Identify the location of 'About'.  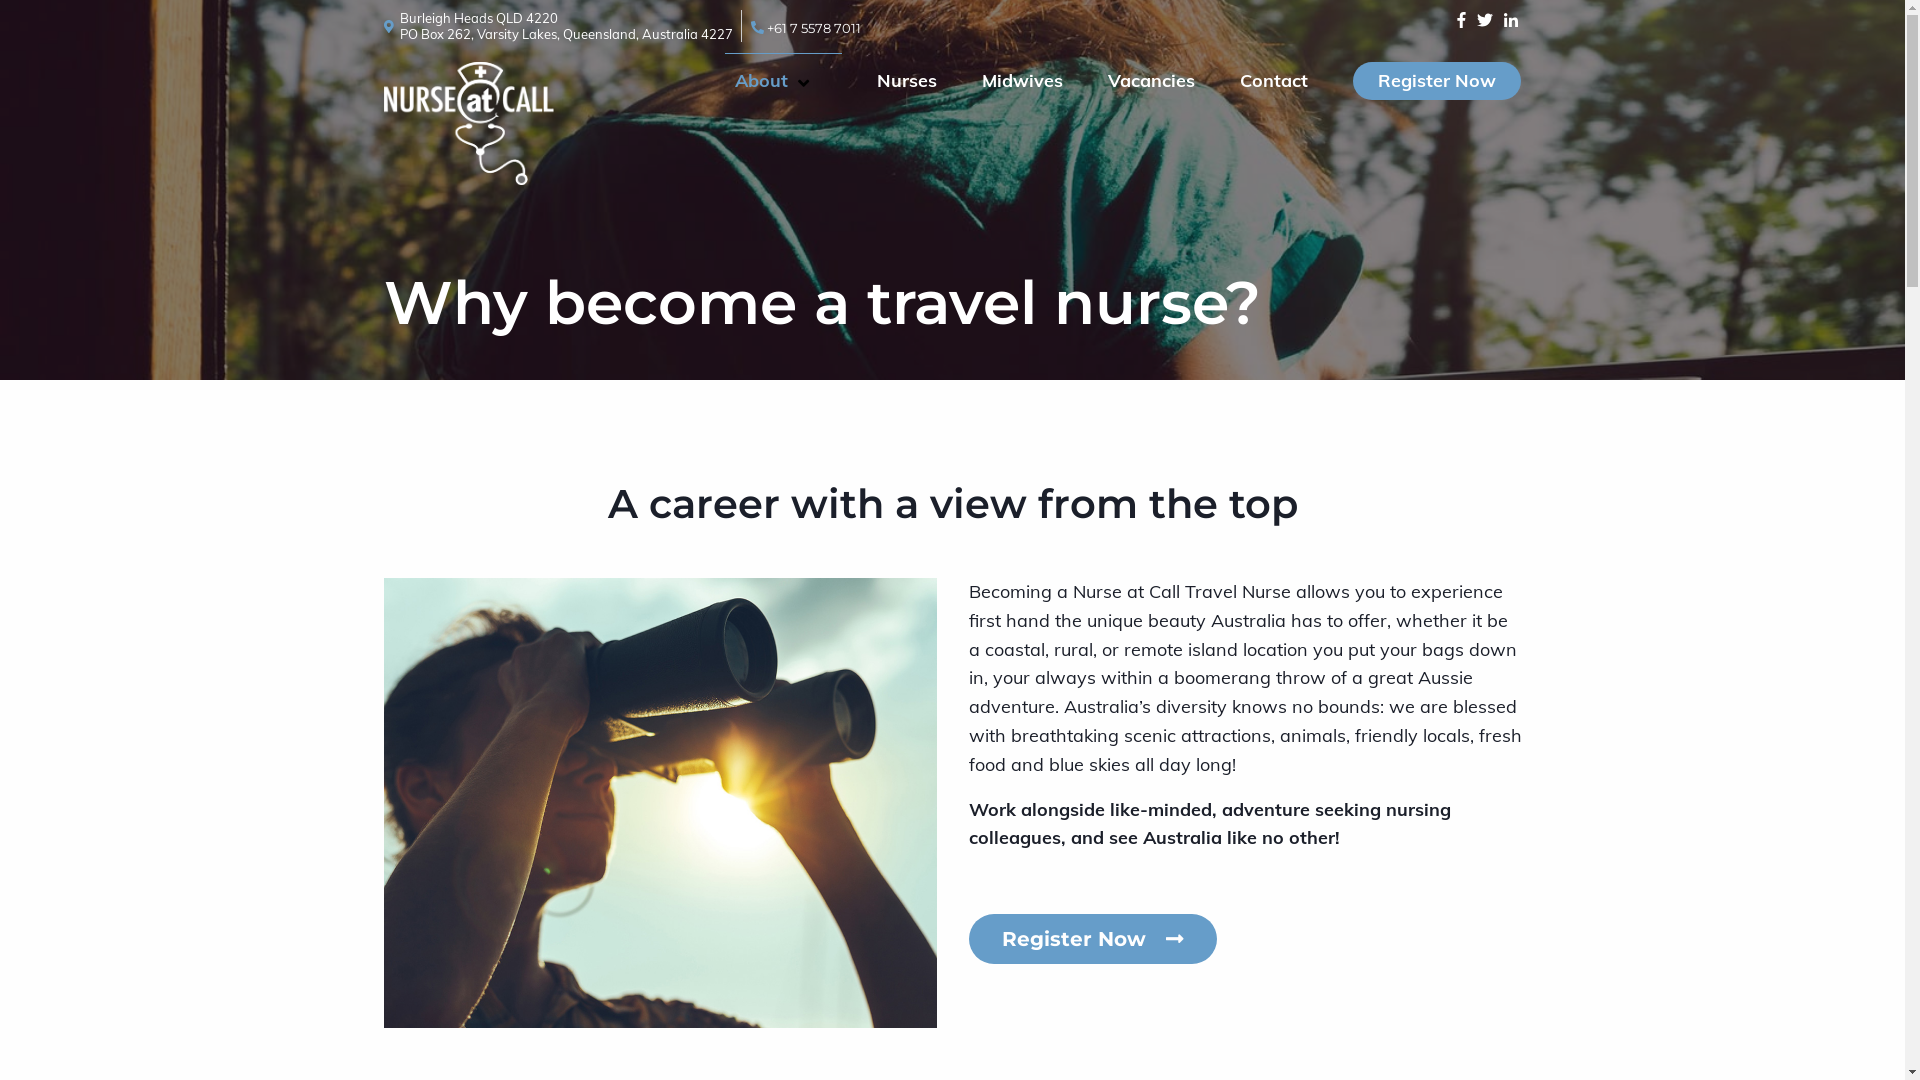
(733, 80).